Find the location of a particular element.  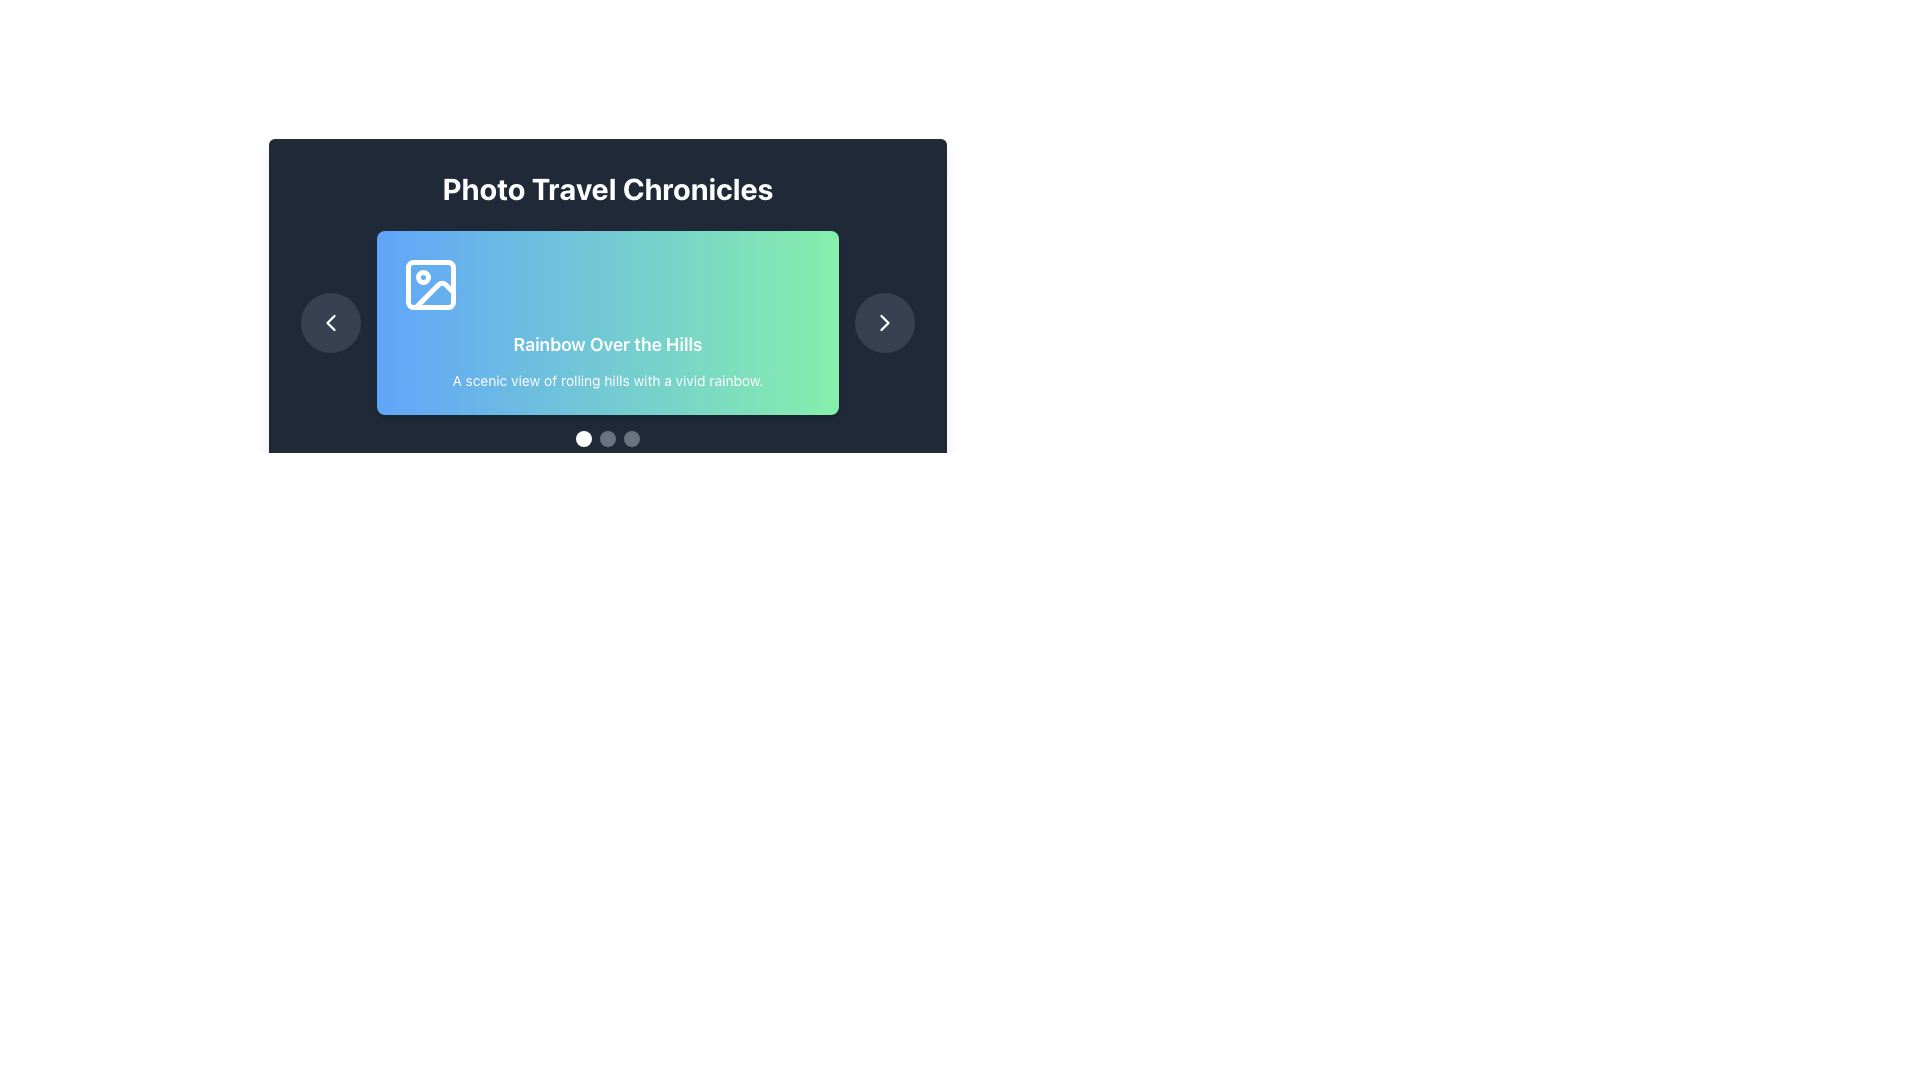

text header 'Rainbow Over the Hills' which is styled in bold and large font, colored white, and positioned centrally in the card layout is located at coordinates (607, 343).